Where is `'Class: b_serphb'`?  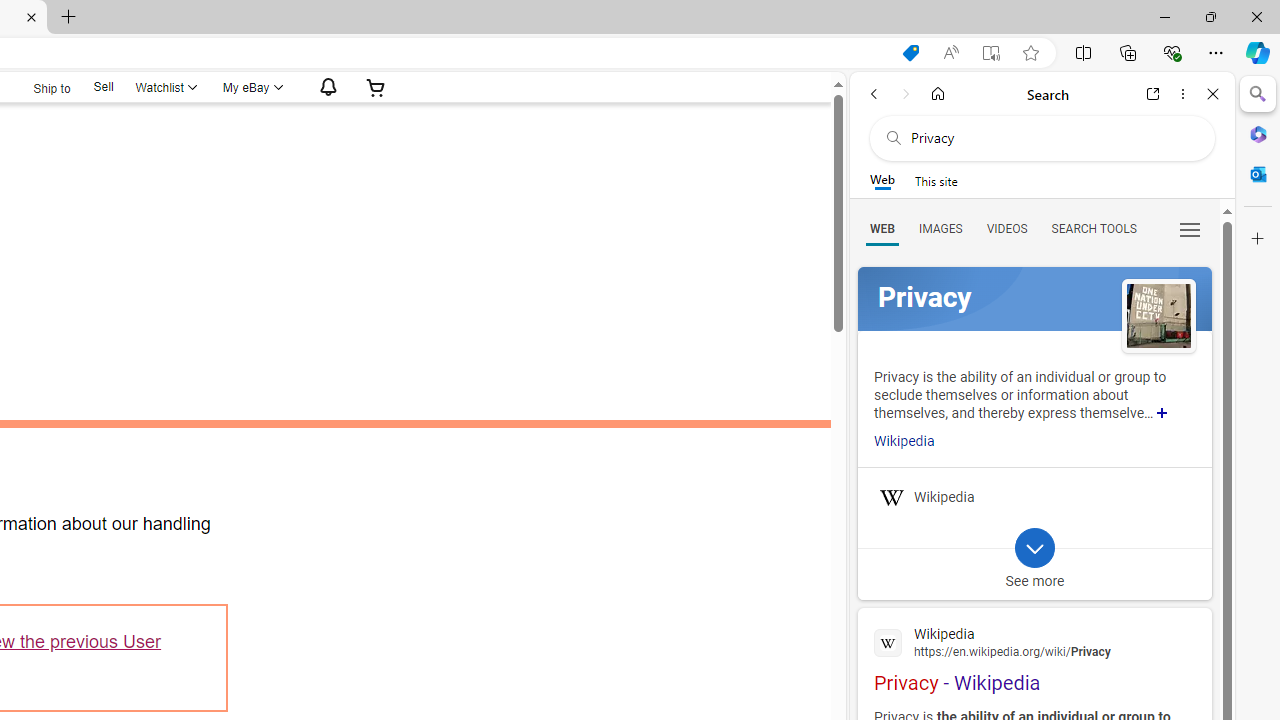 'Class: b_serphb' is located at coordinates (1190, 229).